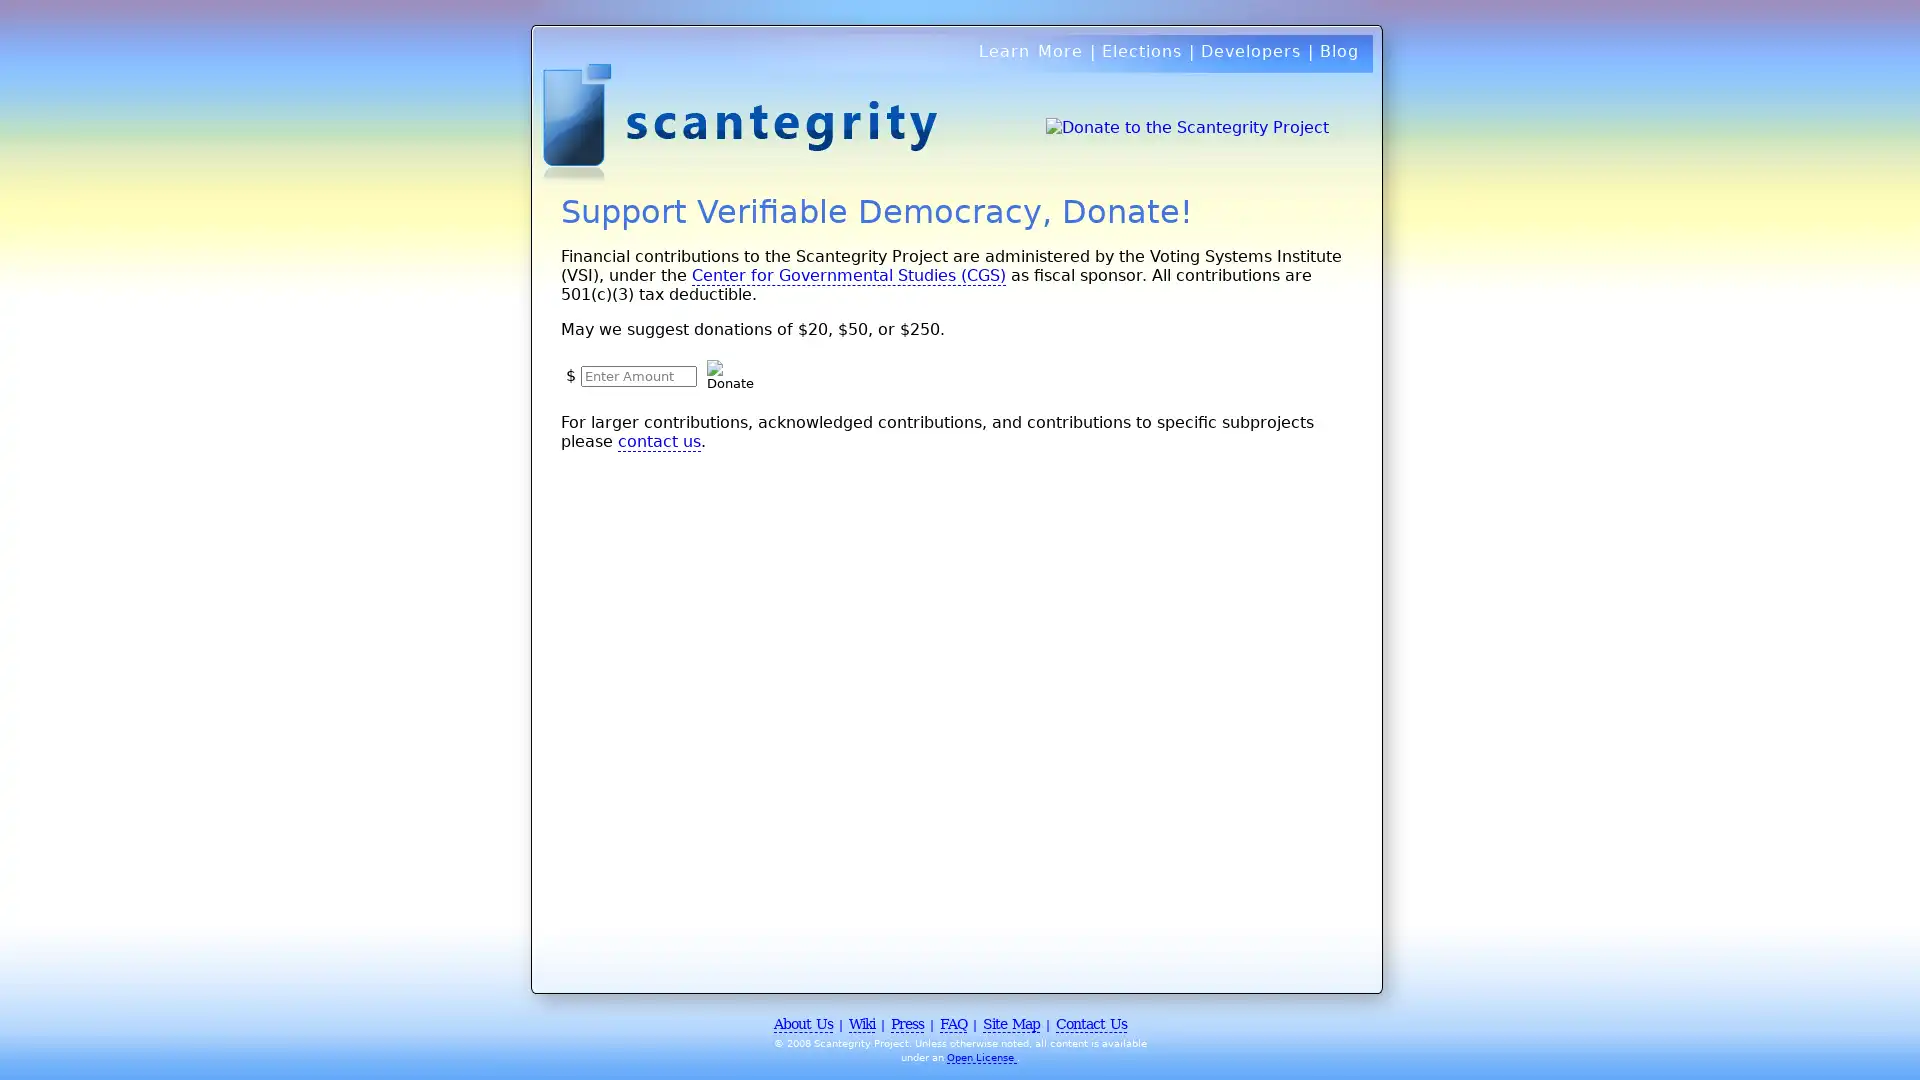 The image size is (1920, 1080). What do you see at coordinates (729, 375) in the screenshot?
I see `Donate` at bounding box center [729, 375].